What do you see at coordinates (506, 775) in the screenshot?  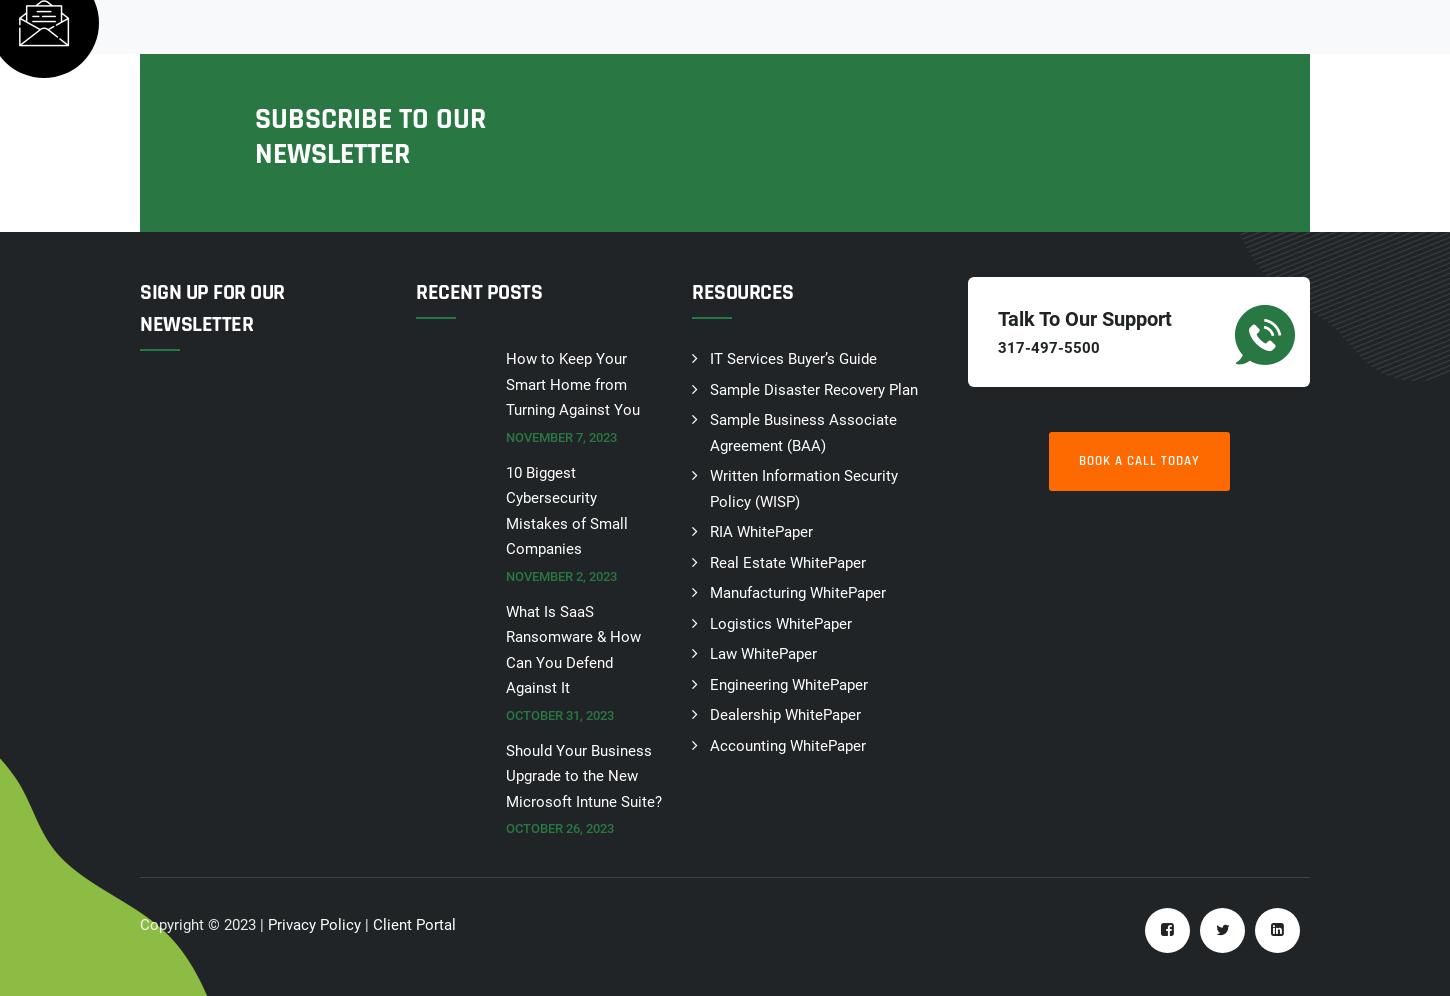 I see `'Should Your Business Upgrade to the New Microsoft Intune Suite?'` at bounding box center [506, 775].